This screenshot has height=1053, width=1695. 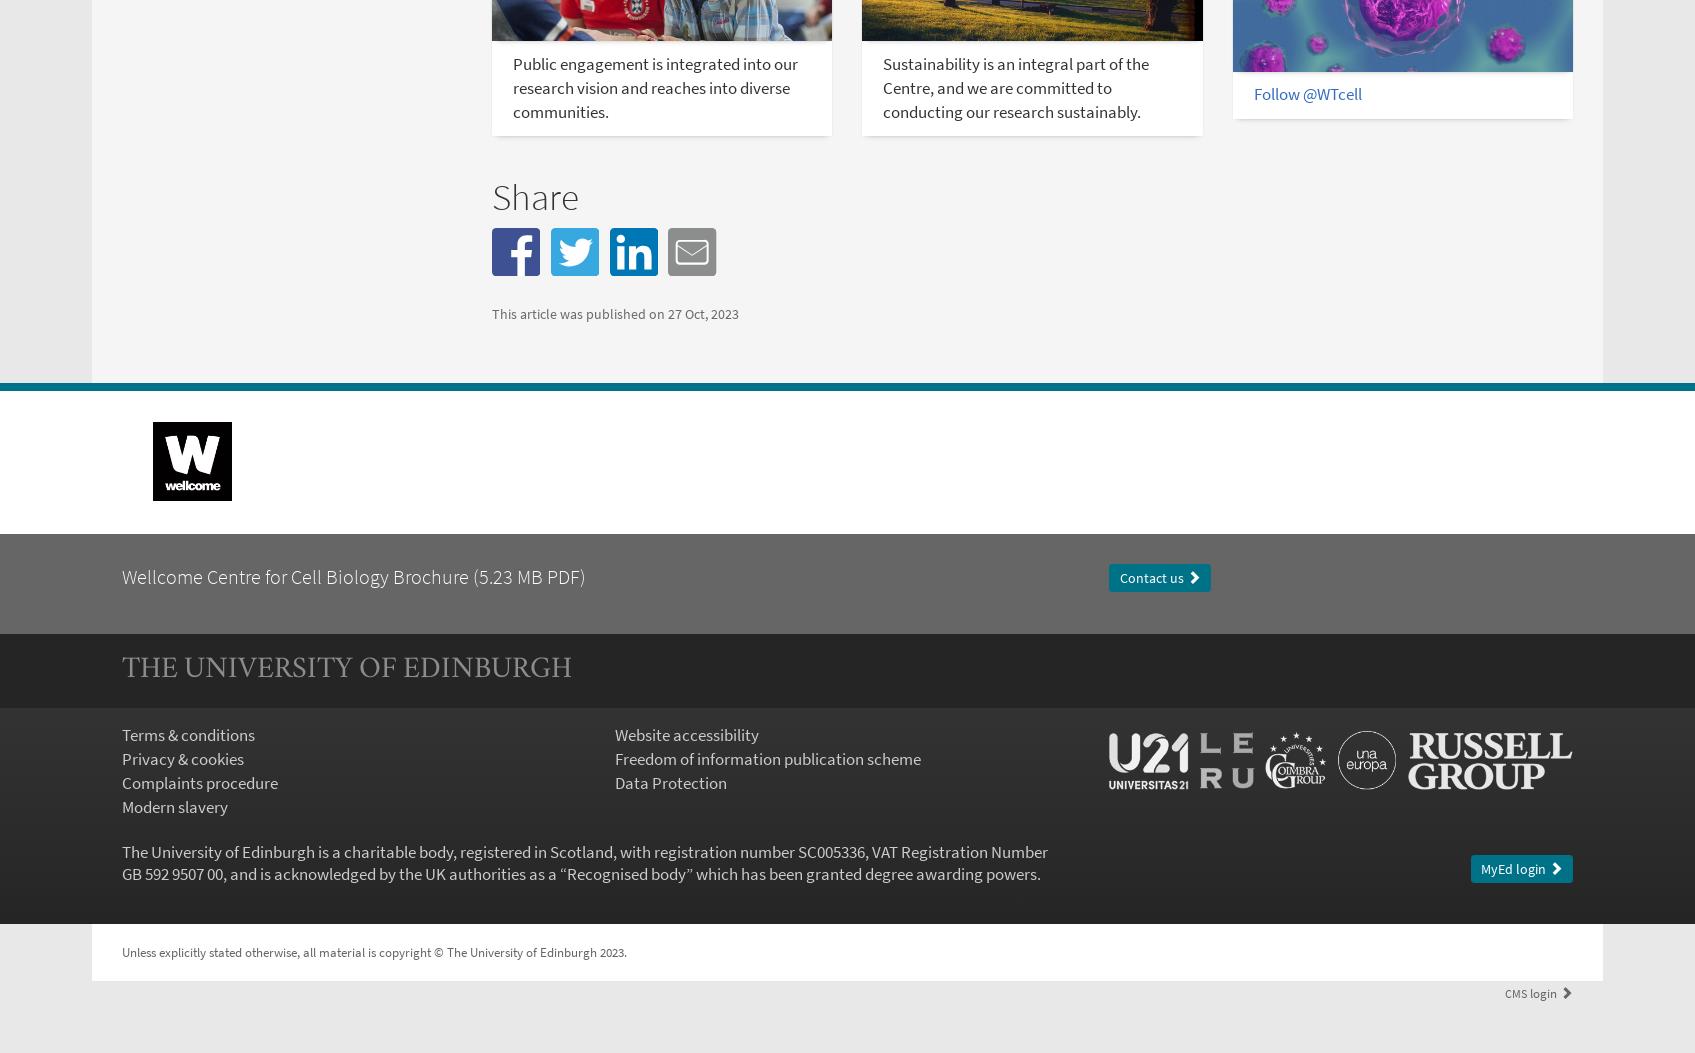 What do you see at coordinates (344, 669) in the screenshot?
I see `'The University of Edinburgh'` at bounding box center [344, 669].